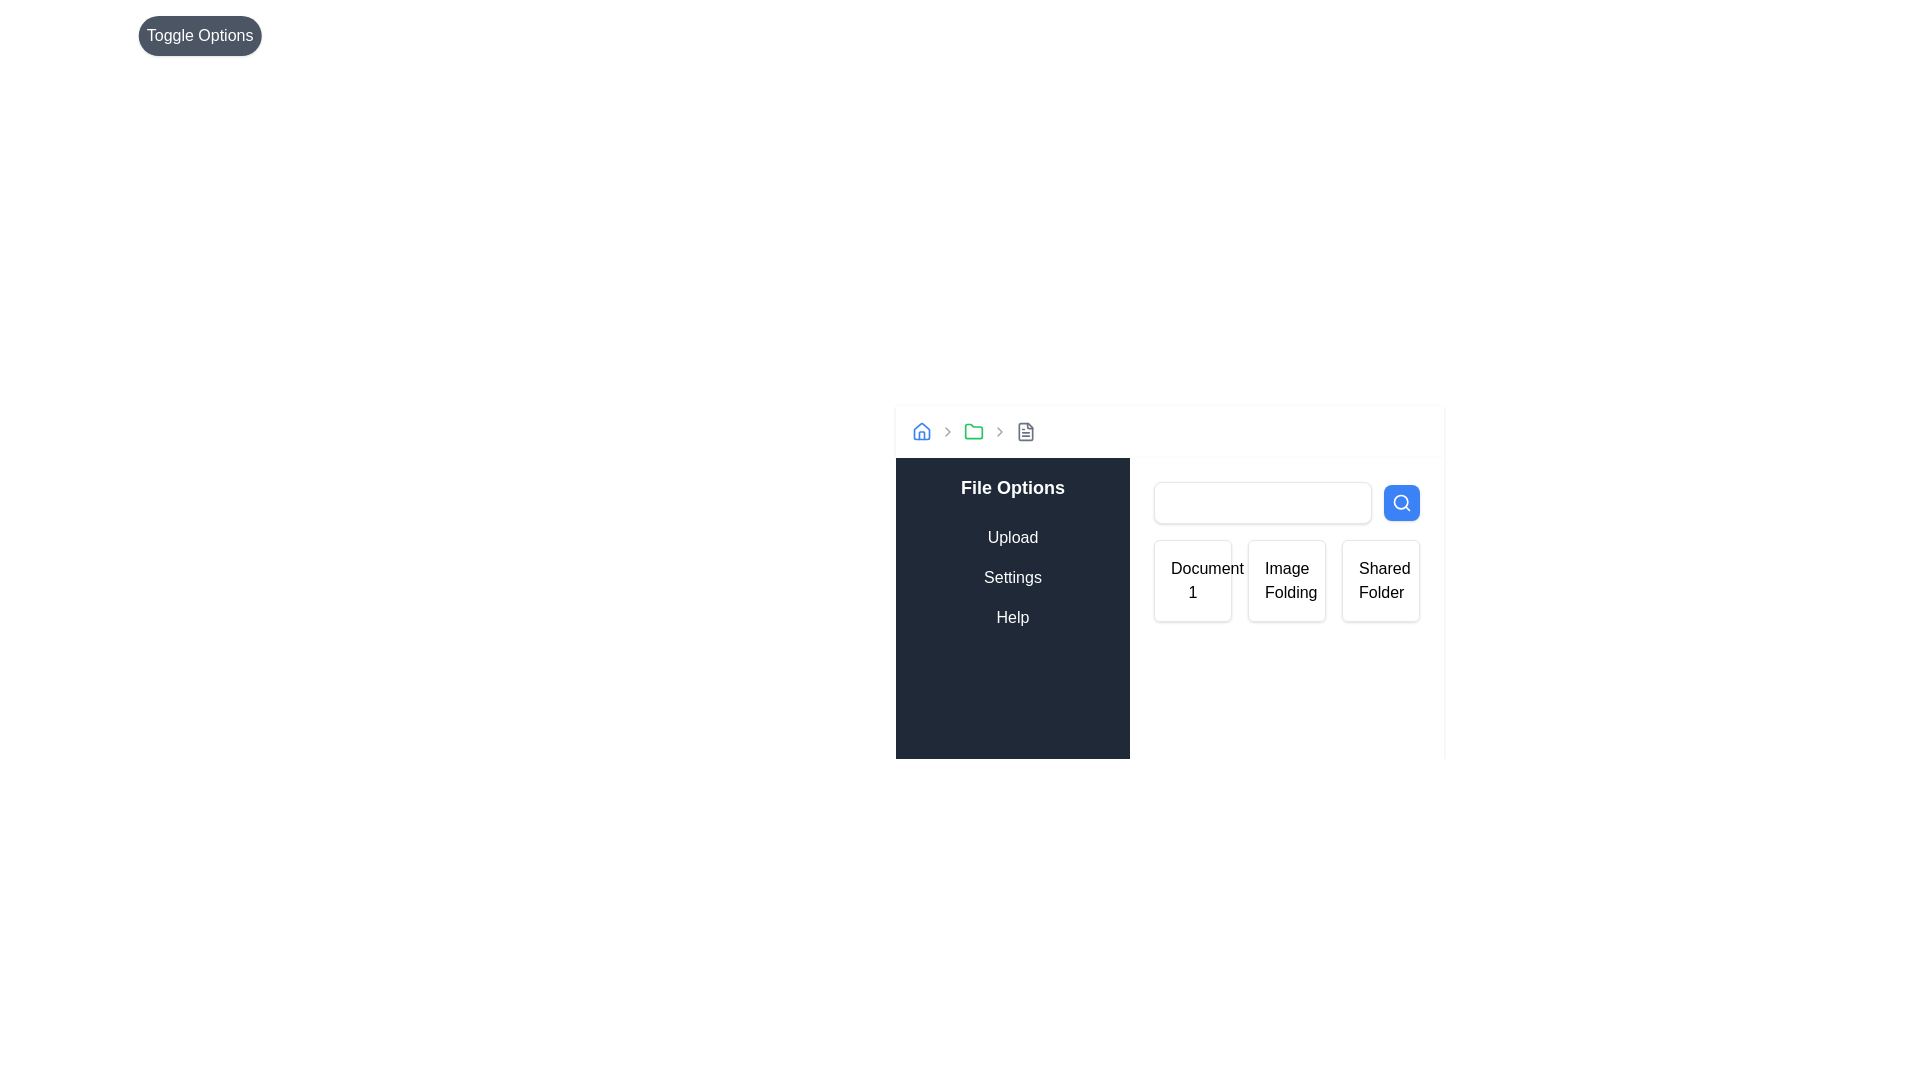 This screenshot has width=1920, height=1080. I want to click on the help menu button located in the 'File Options' section of the sidebar, positioned below the 'Settings' button, so click(1012, 616).